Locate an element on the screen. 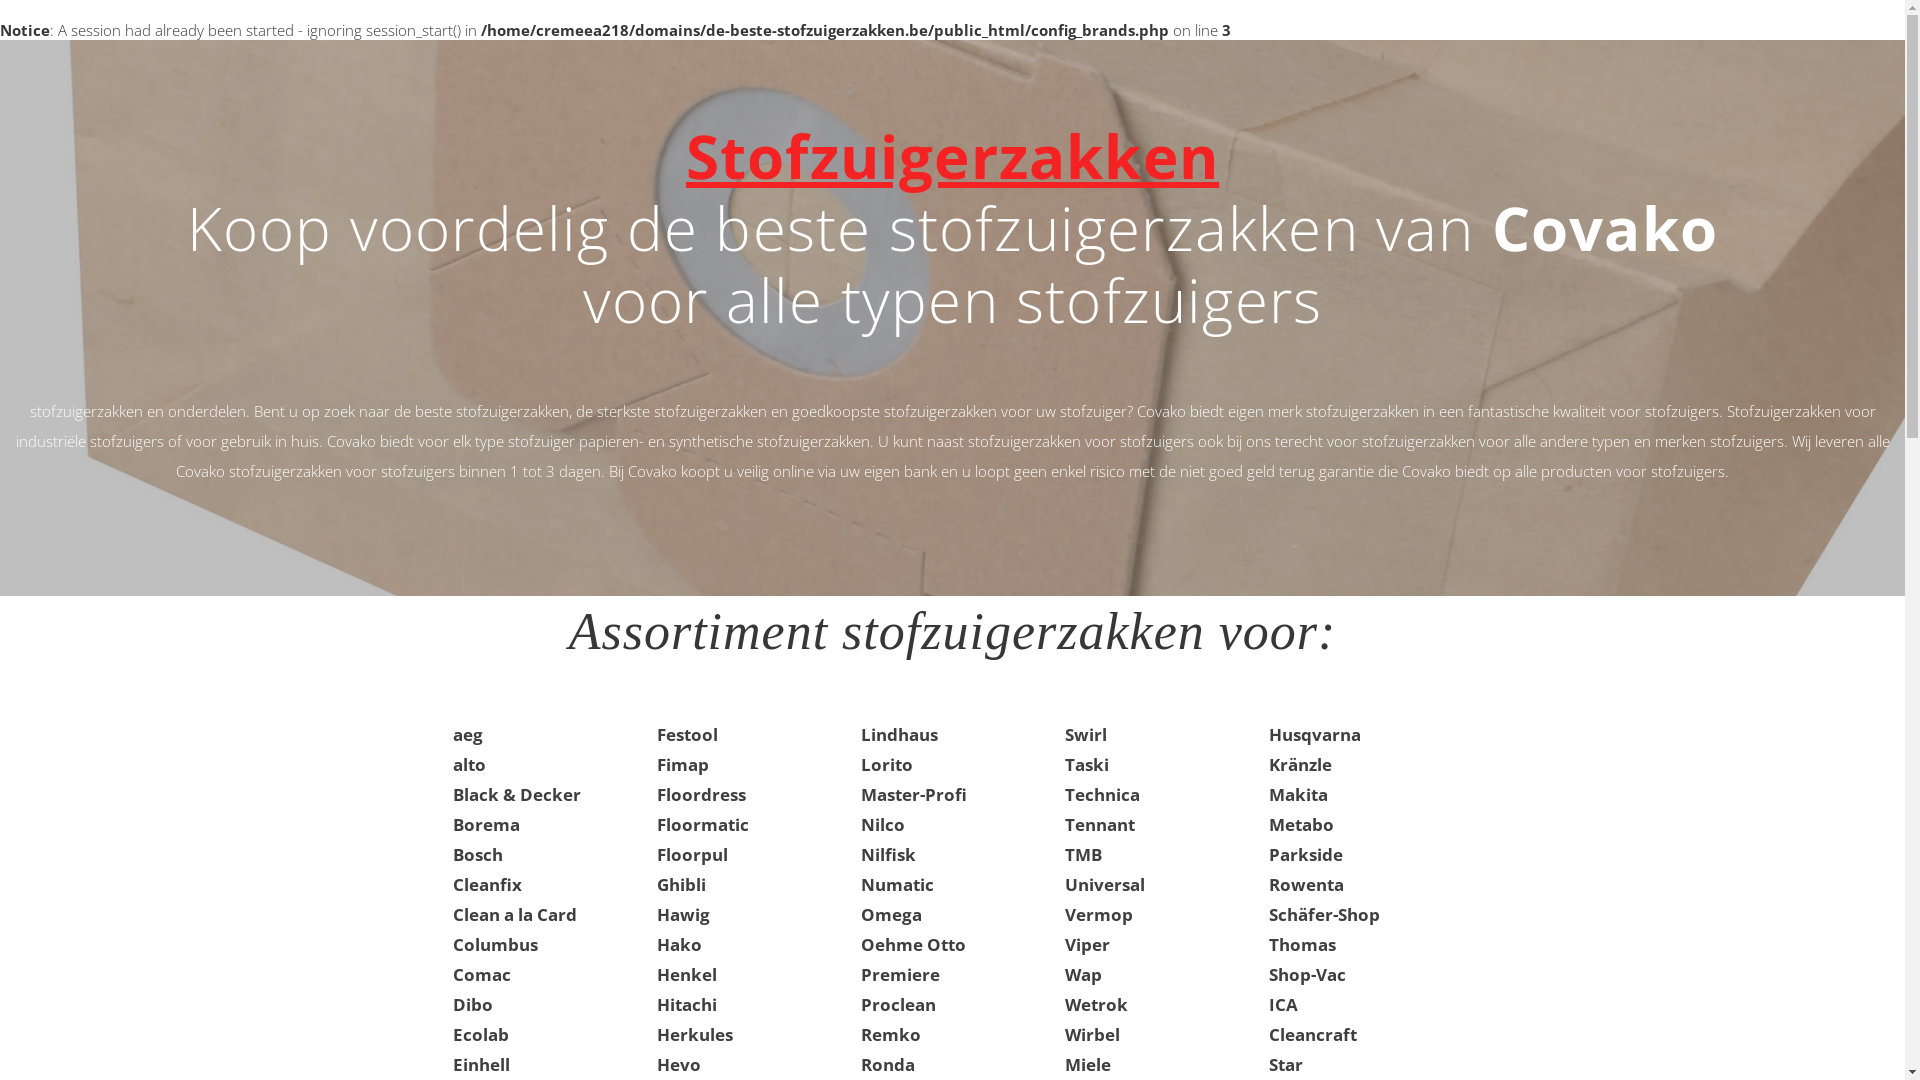  'Ghibli' is located at coordinates (680, 883).